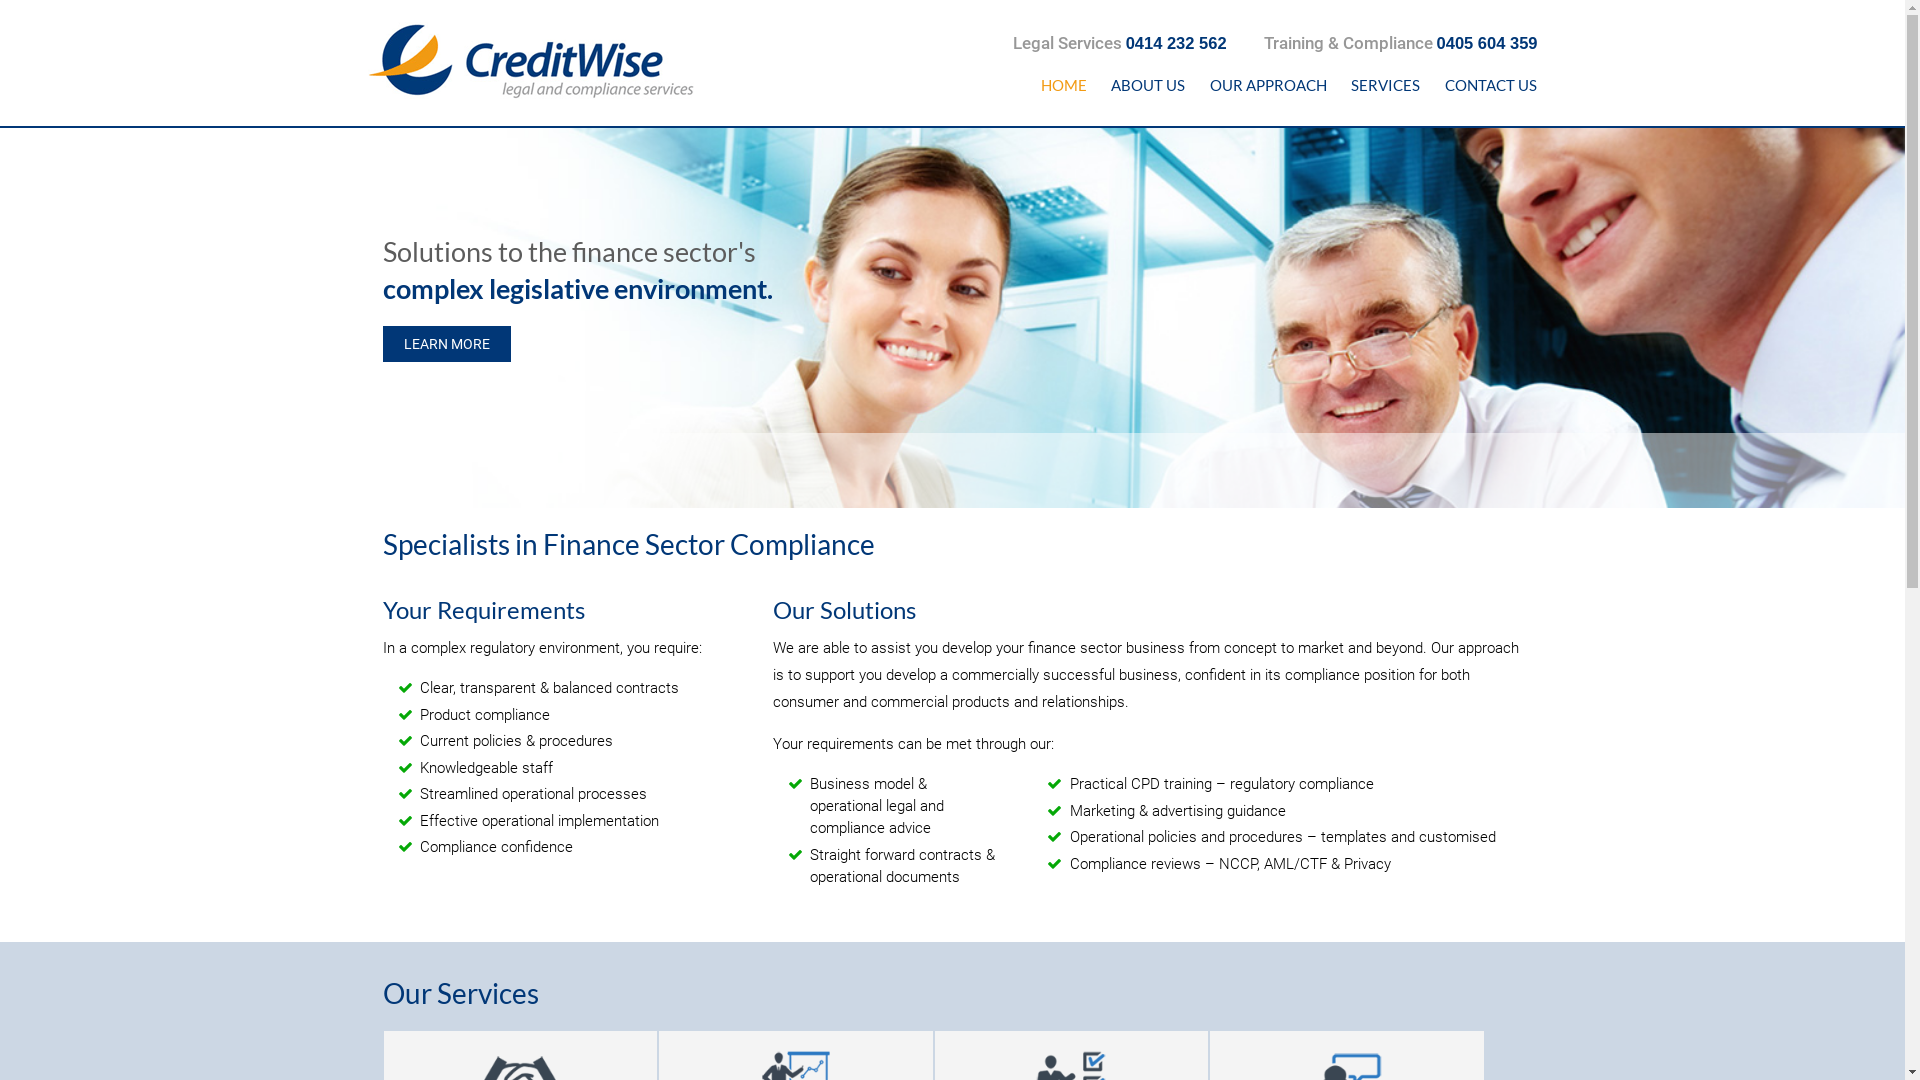  Describe the element at coordinates (1148, 84) in the screenshot. I see `'ABOUT US'` at that location.